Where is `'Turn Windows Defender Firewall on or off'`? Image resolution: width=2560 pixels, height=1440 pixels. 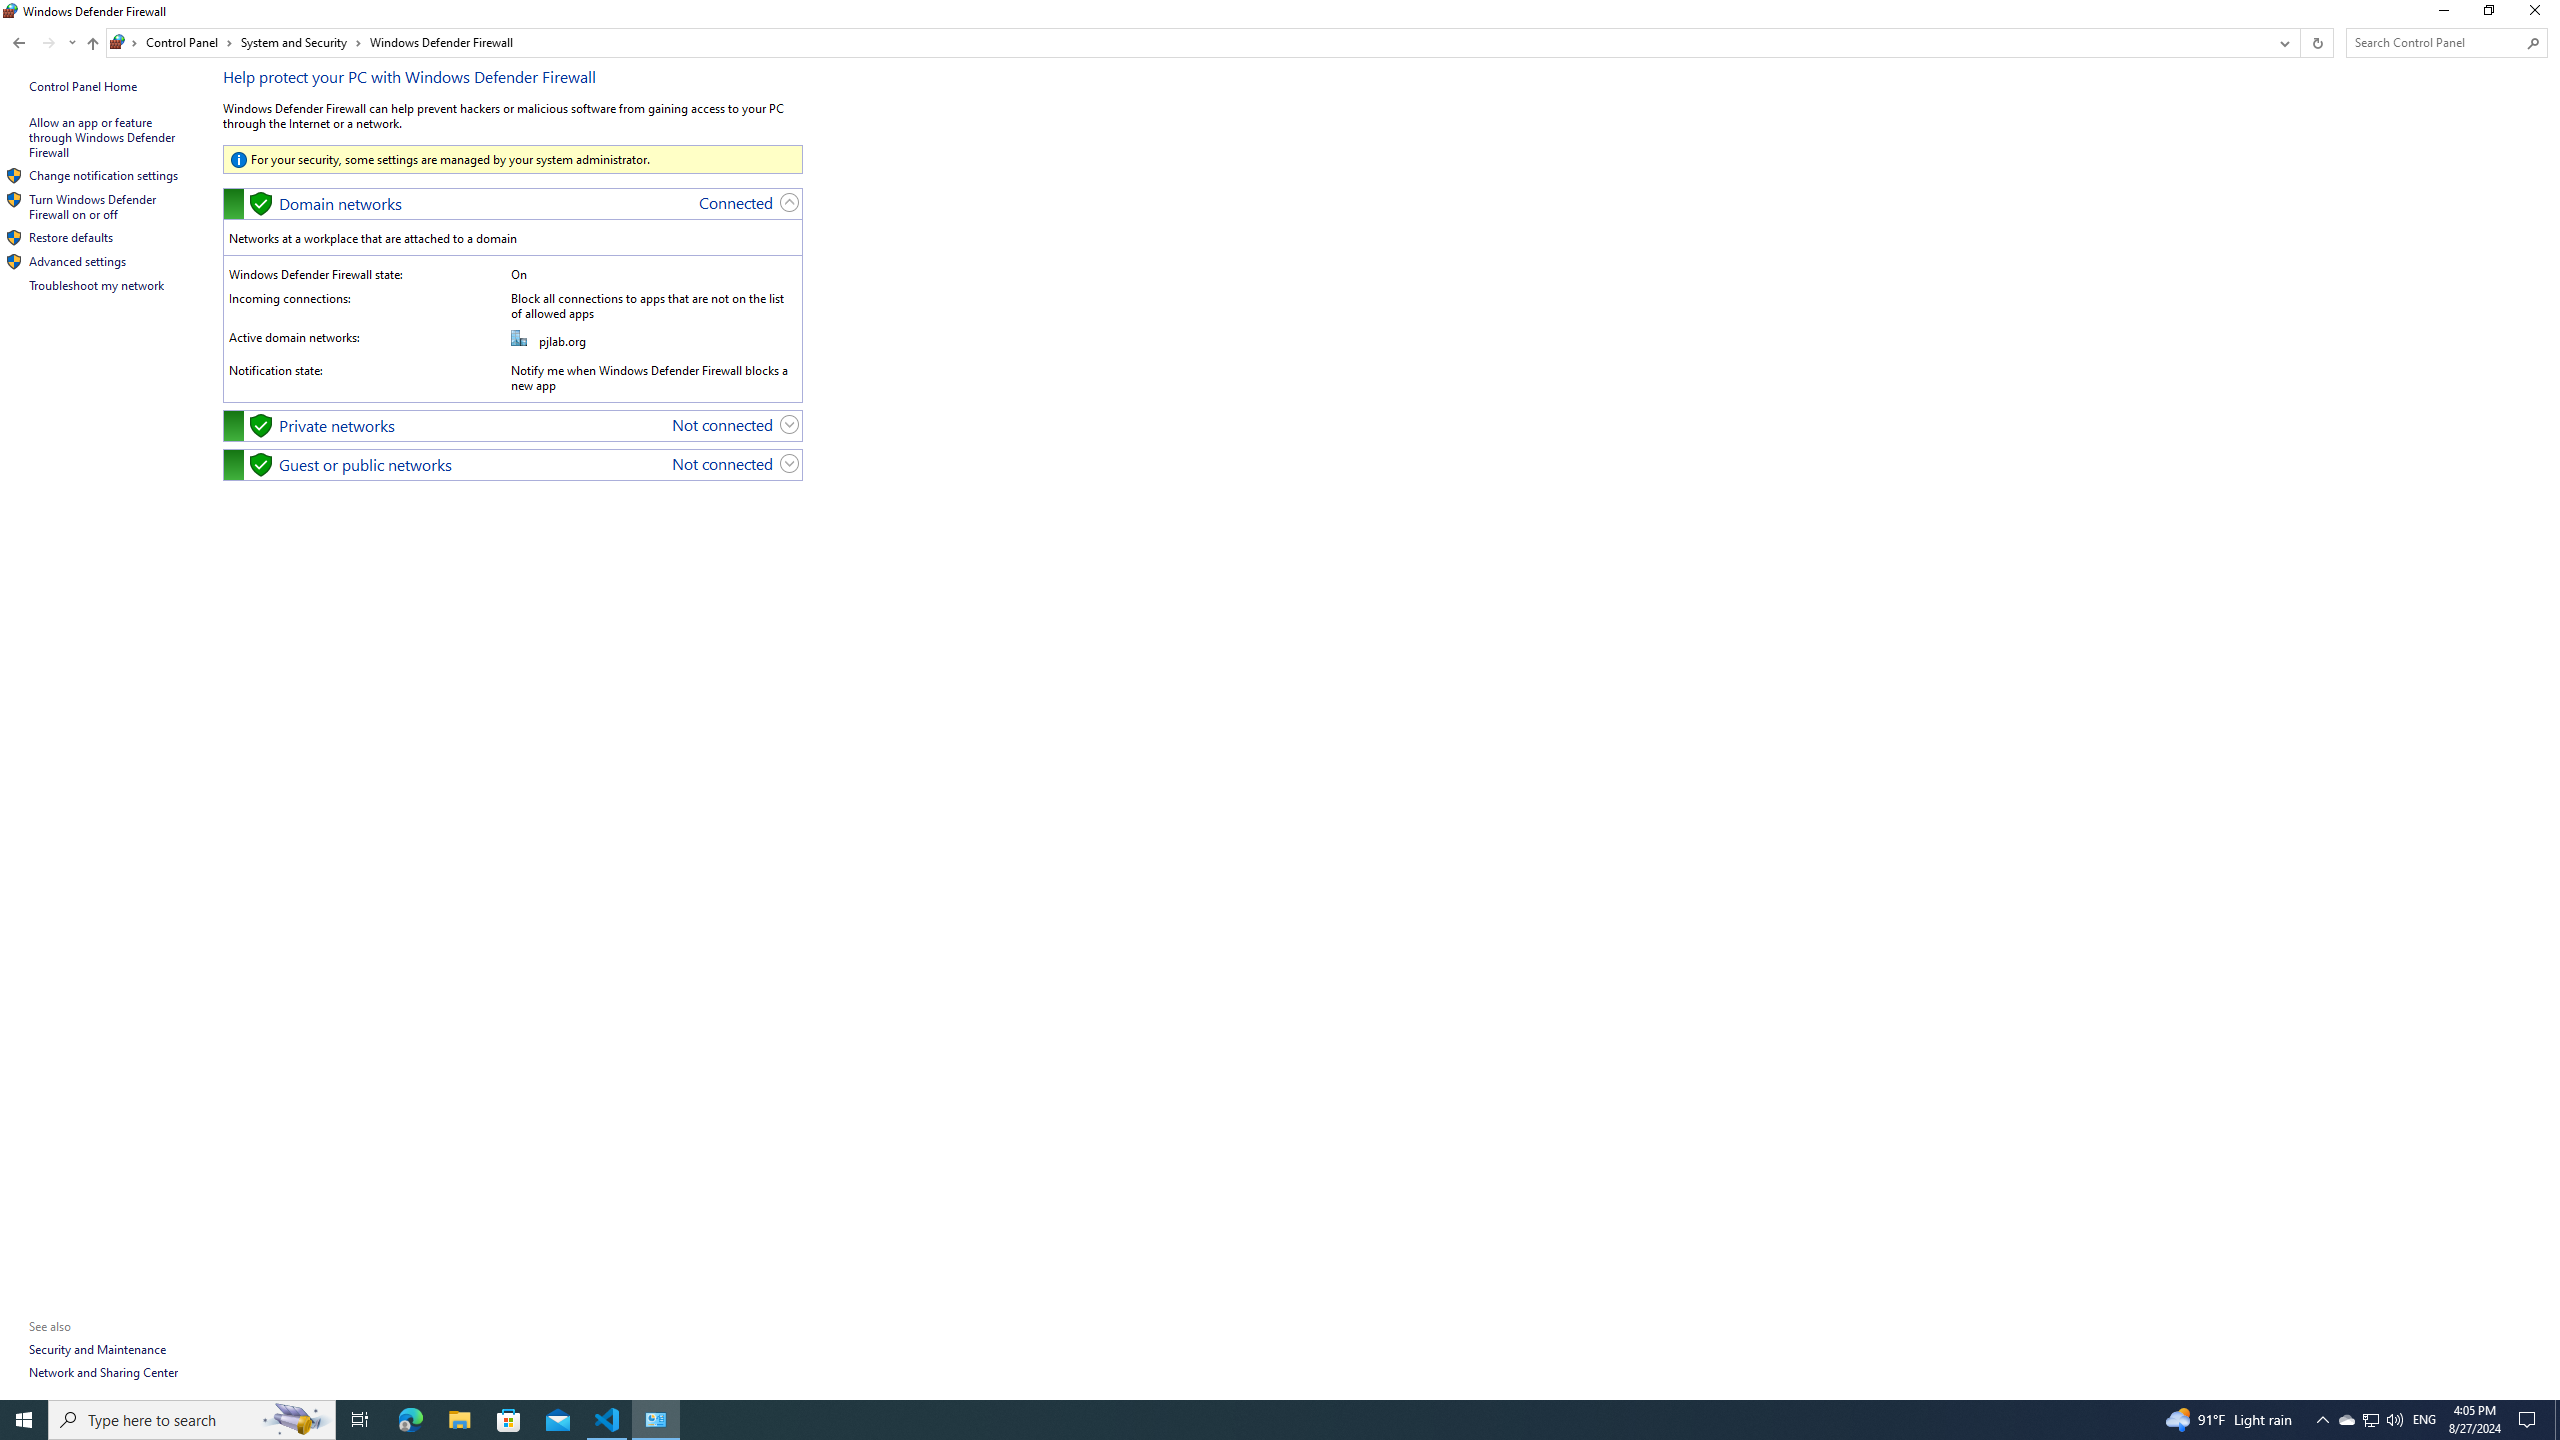
'Turn Windows Defender Firewall on or off' is located at coordinates (93, 206).